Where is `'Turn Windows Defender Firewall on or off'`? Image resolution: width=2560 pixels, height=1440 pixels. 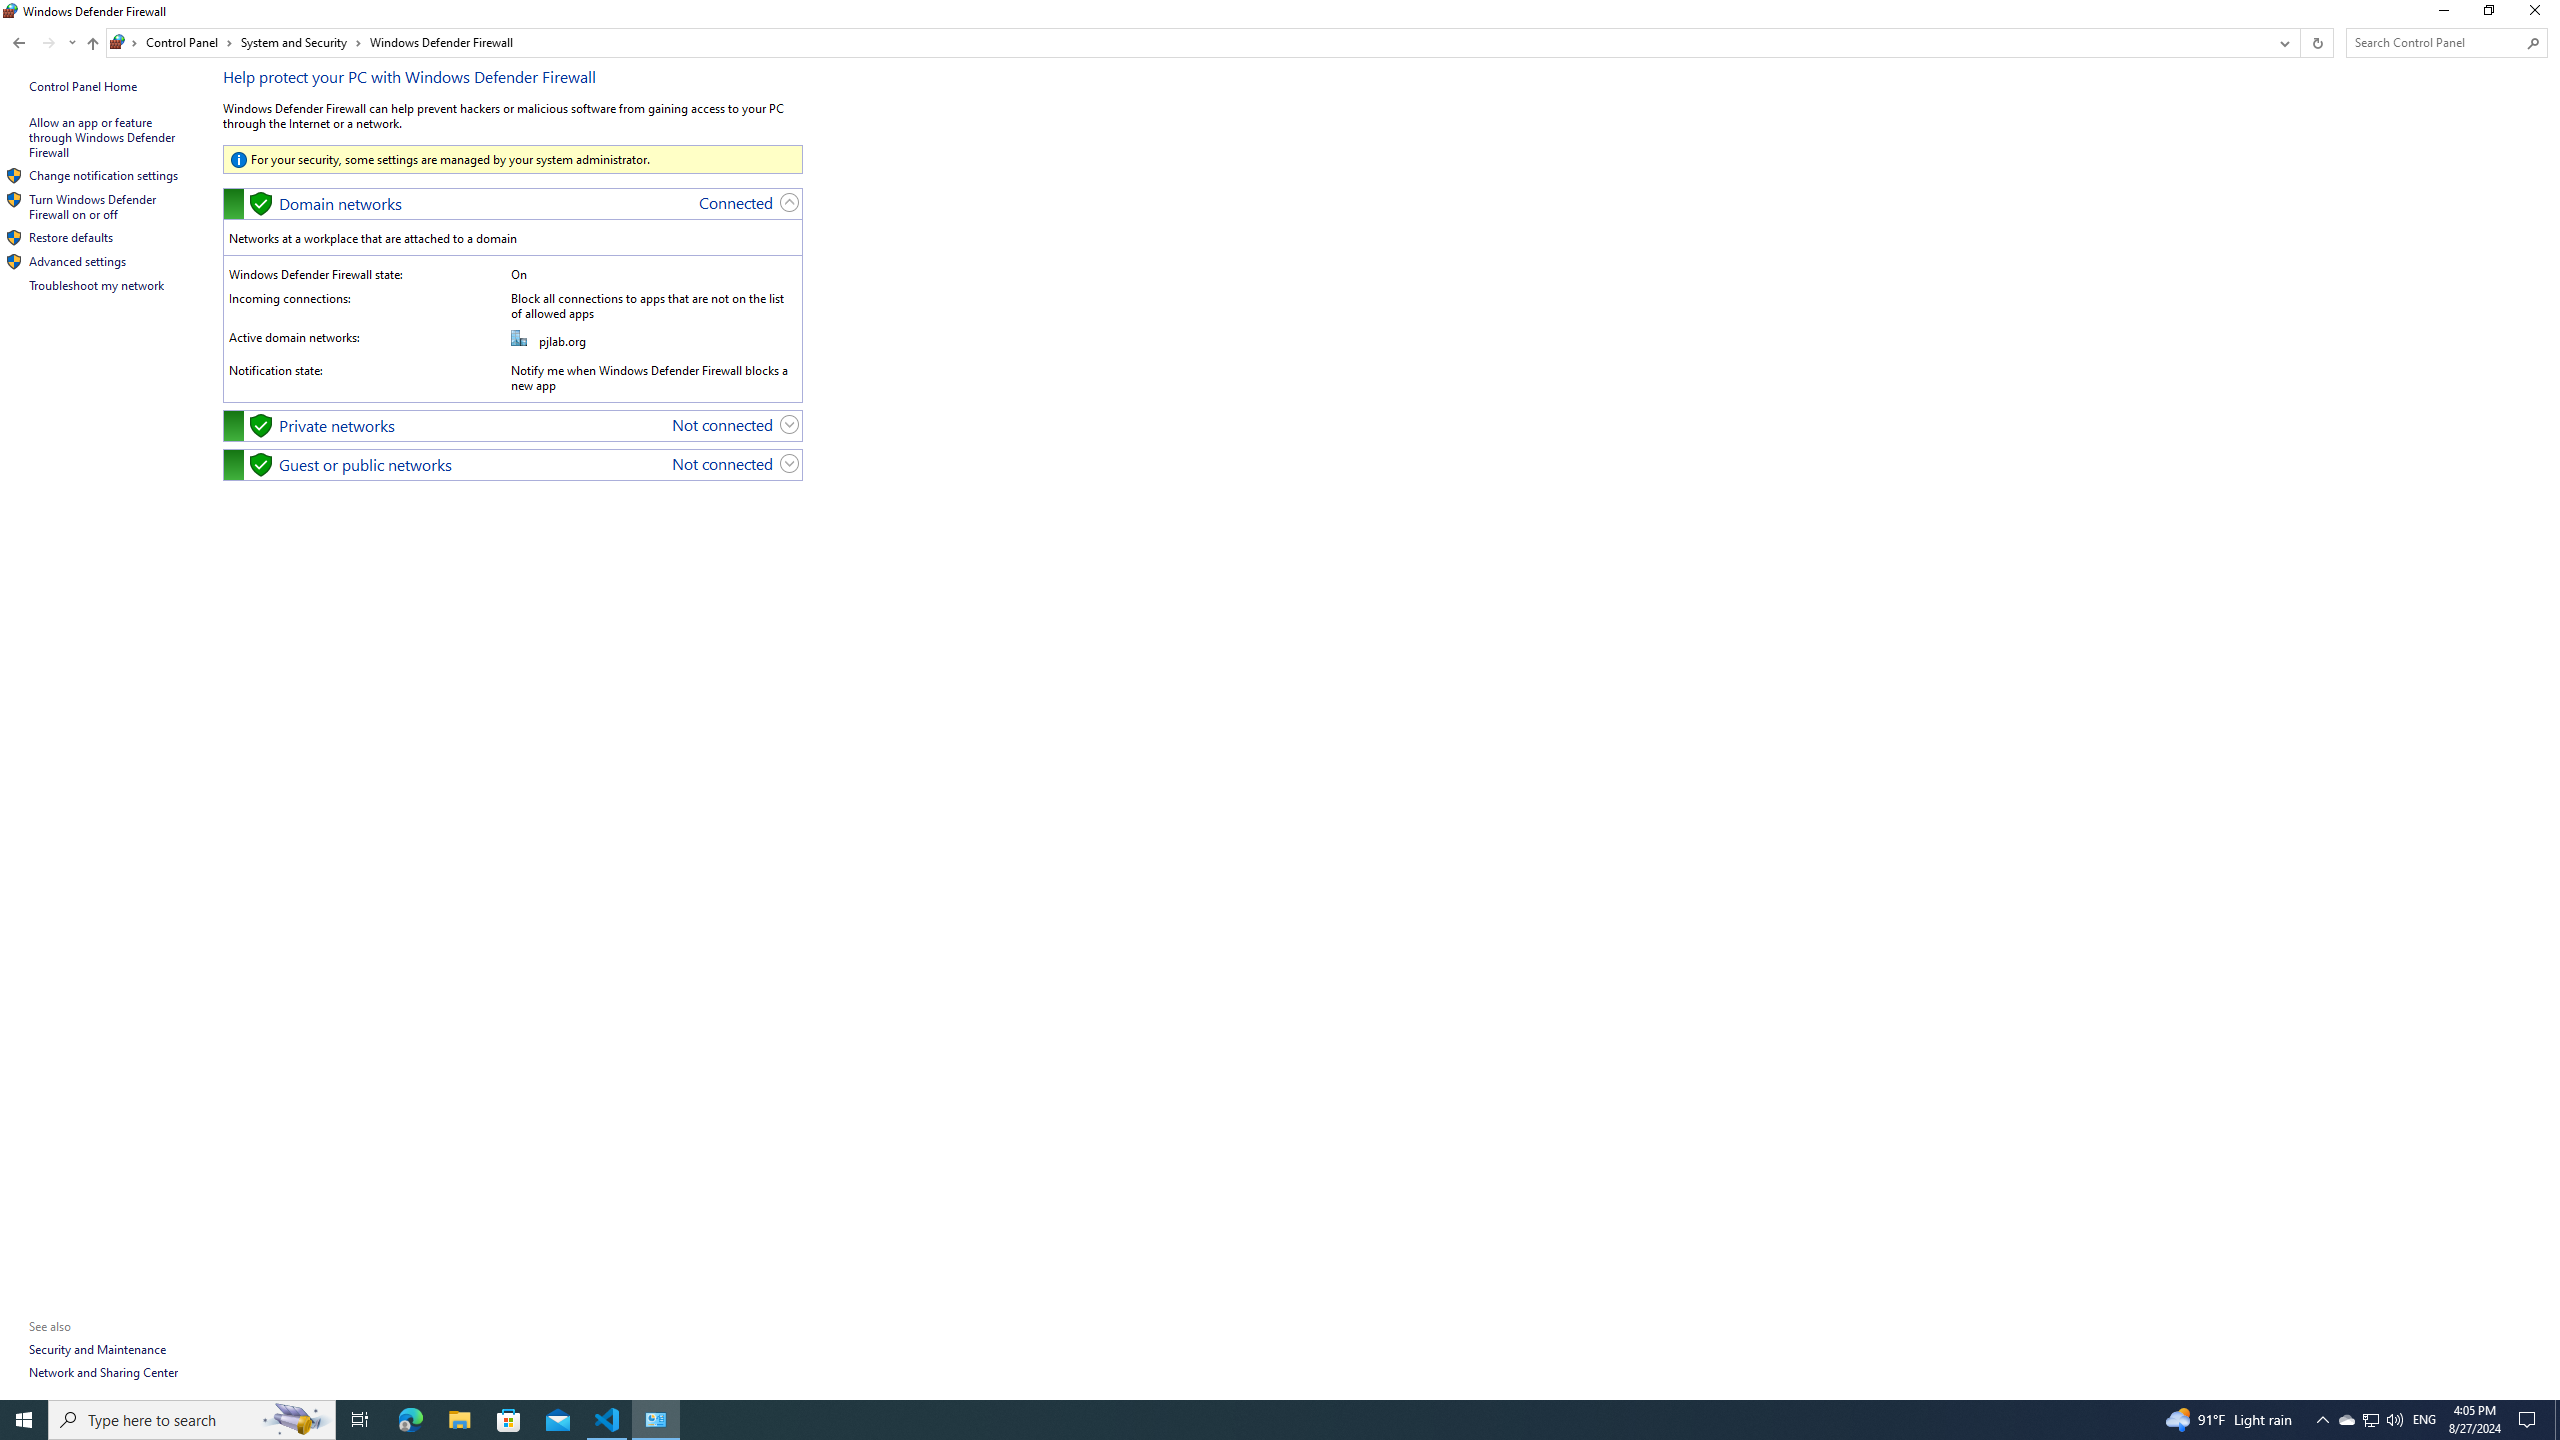
'Turn Windows Defender Firewall on or off' is located at coordinates (93, 206).